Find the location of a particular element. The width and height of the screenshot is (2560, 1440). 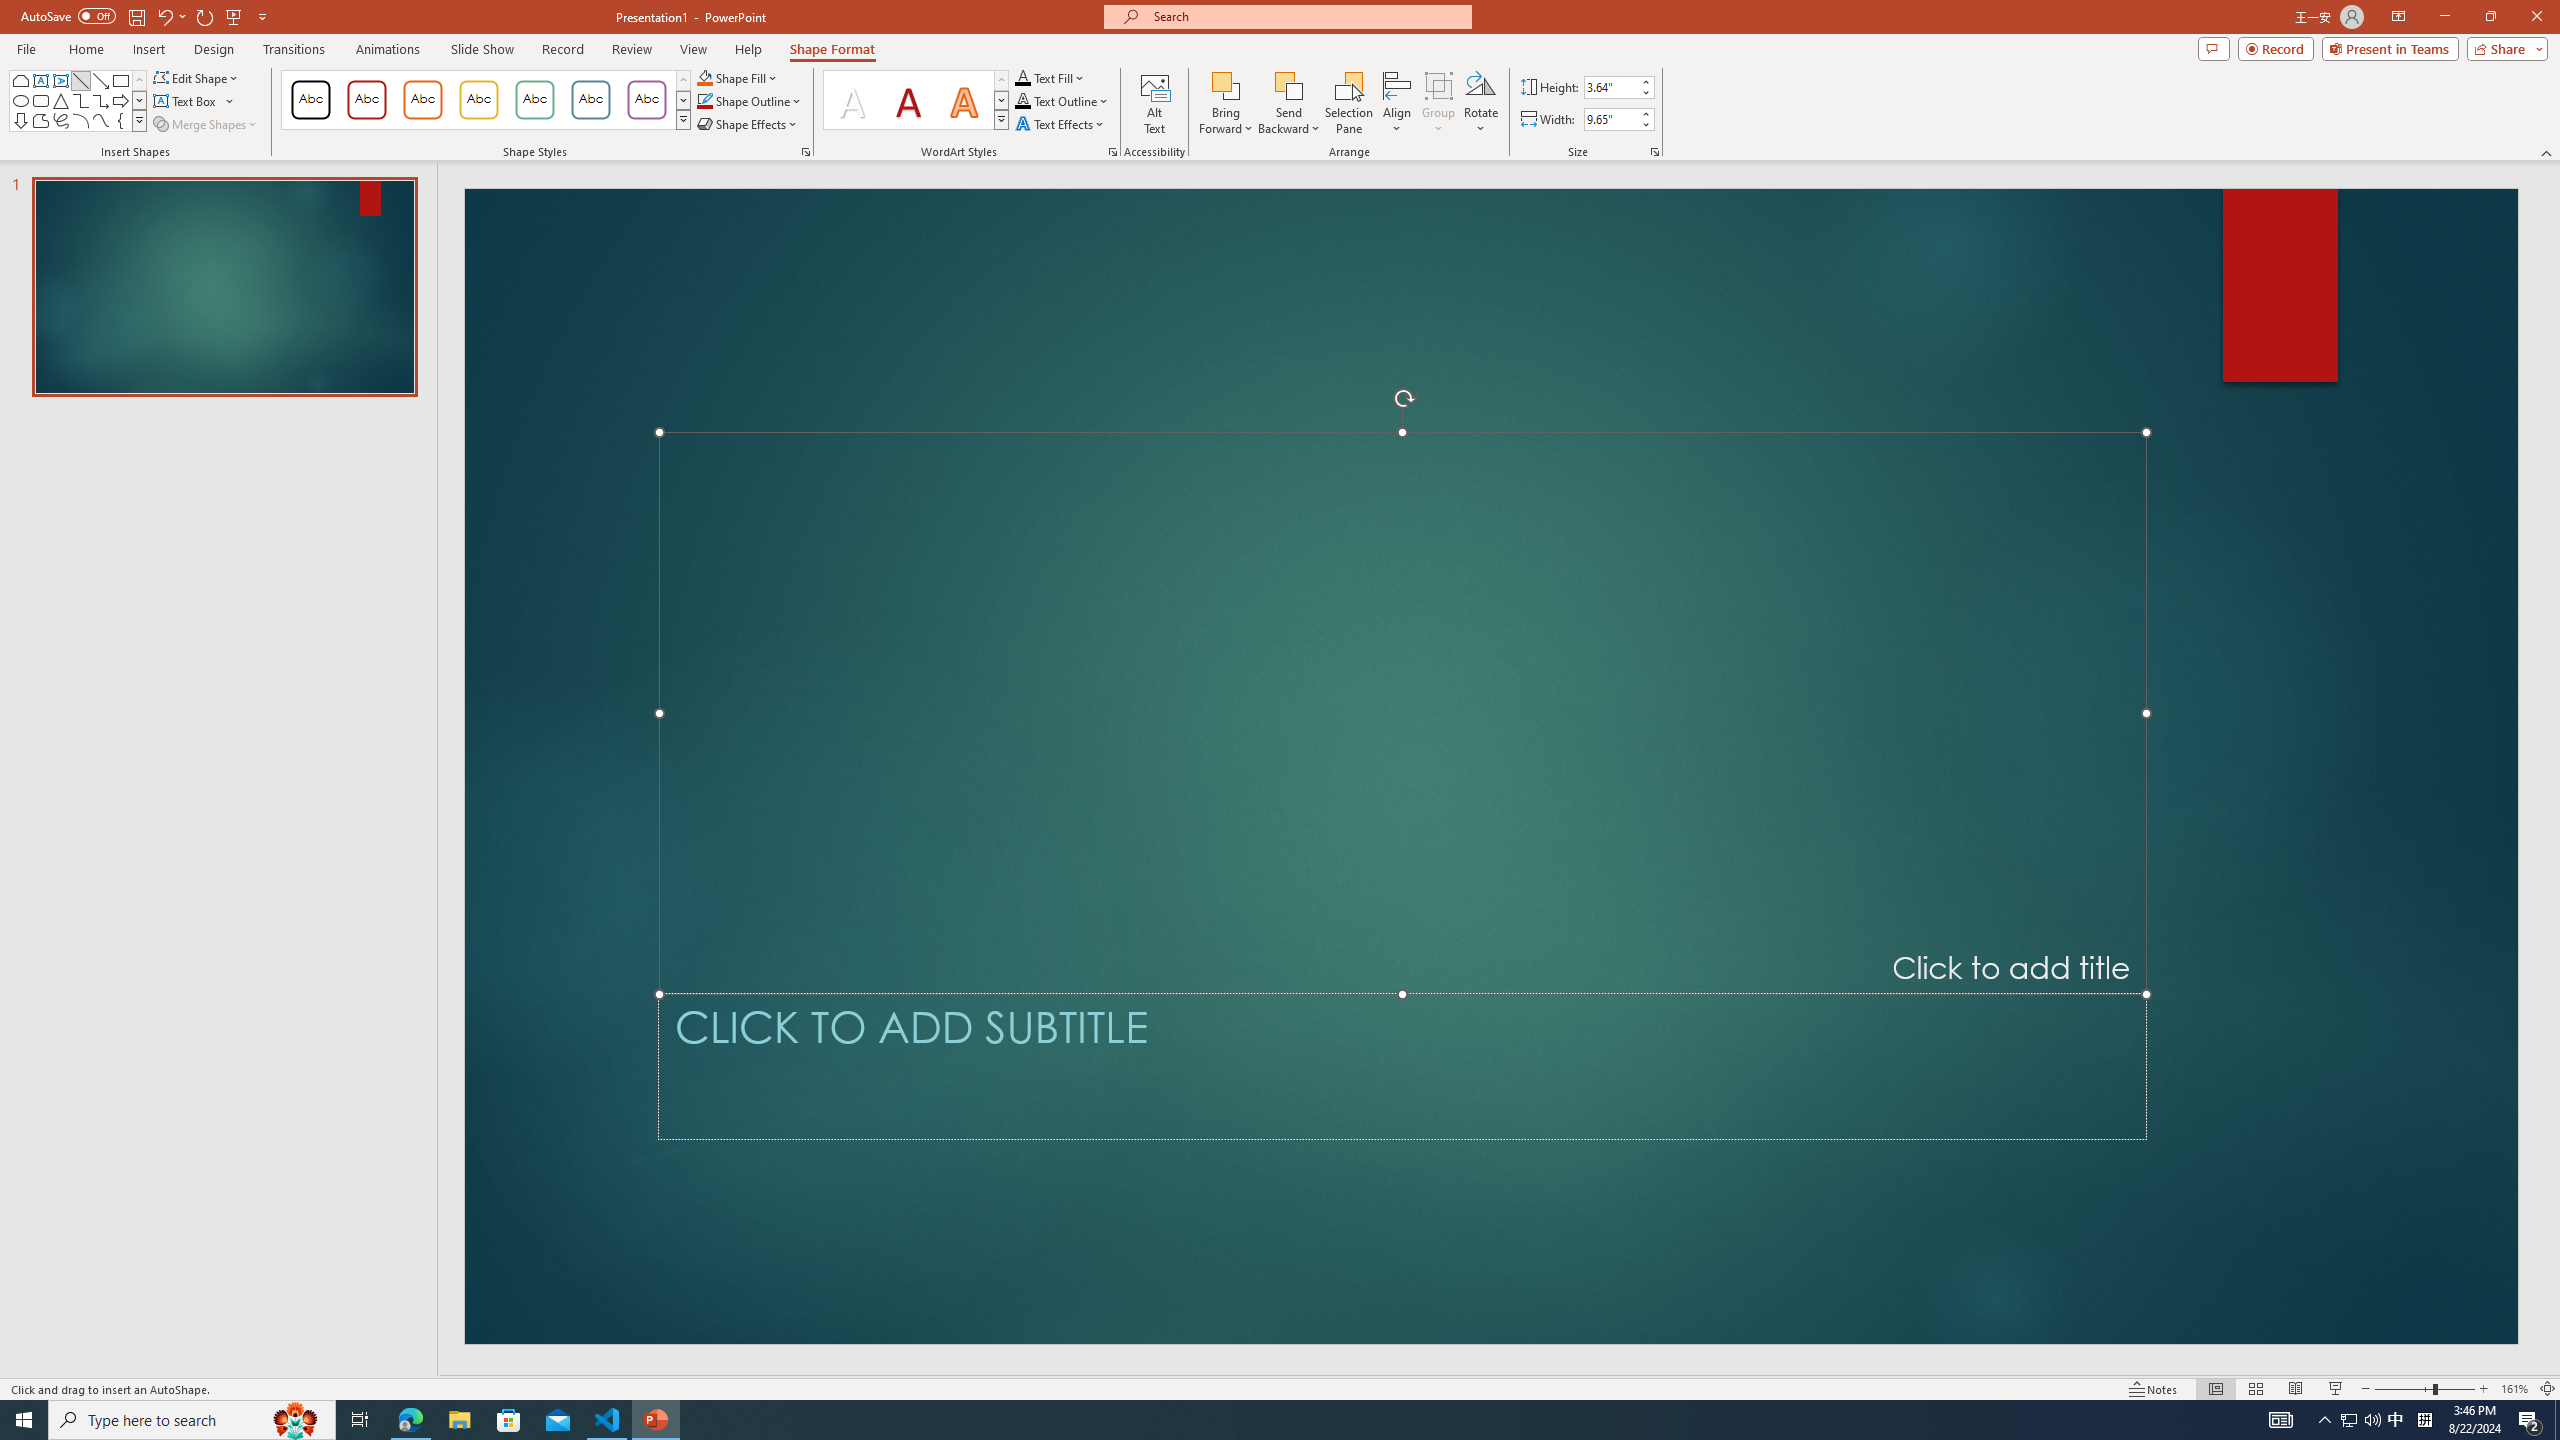

'Left Brace' is located at coordinates (119, 119).